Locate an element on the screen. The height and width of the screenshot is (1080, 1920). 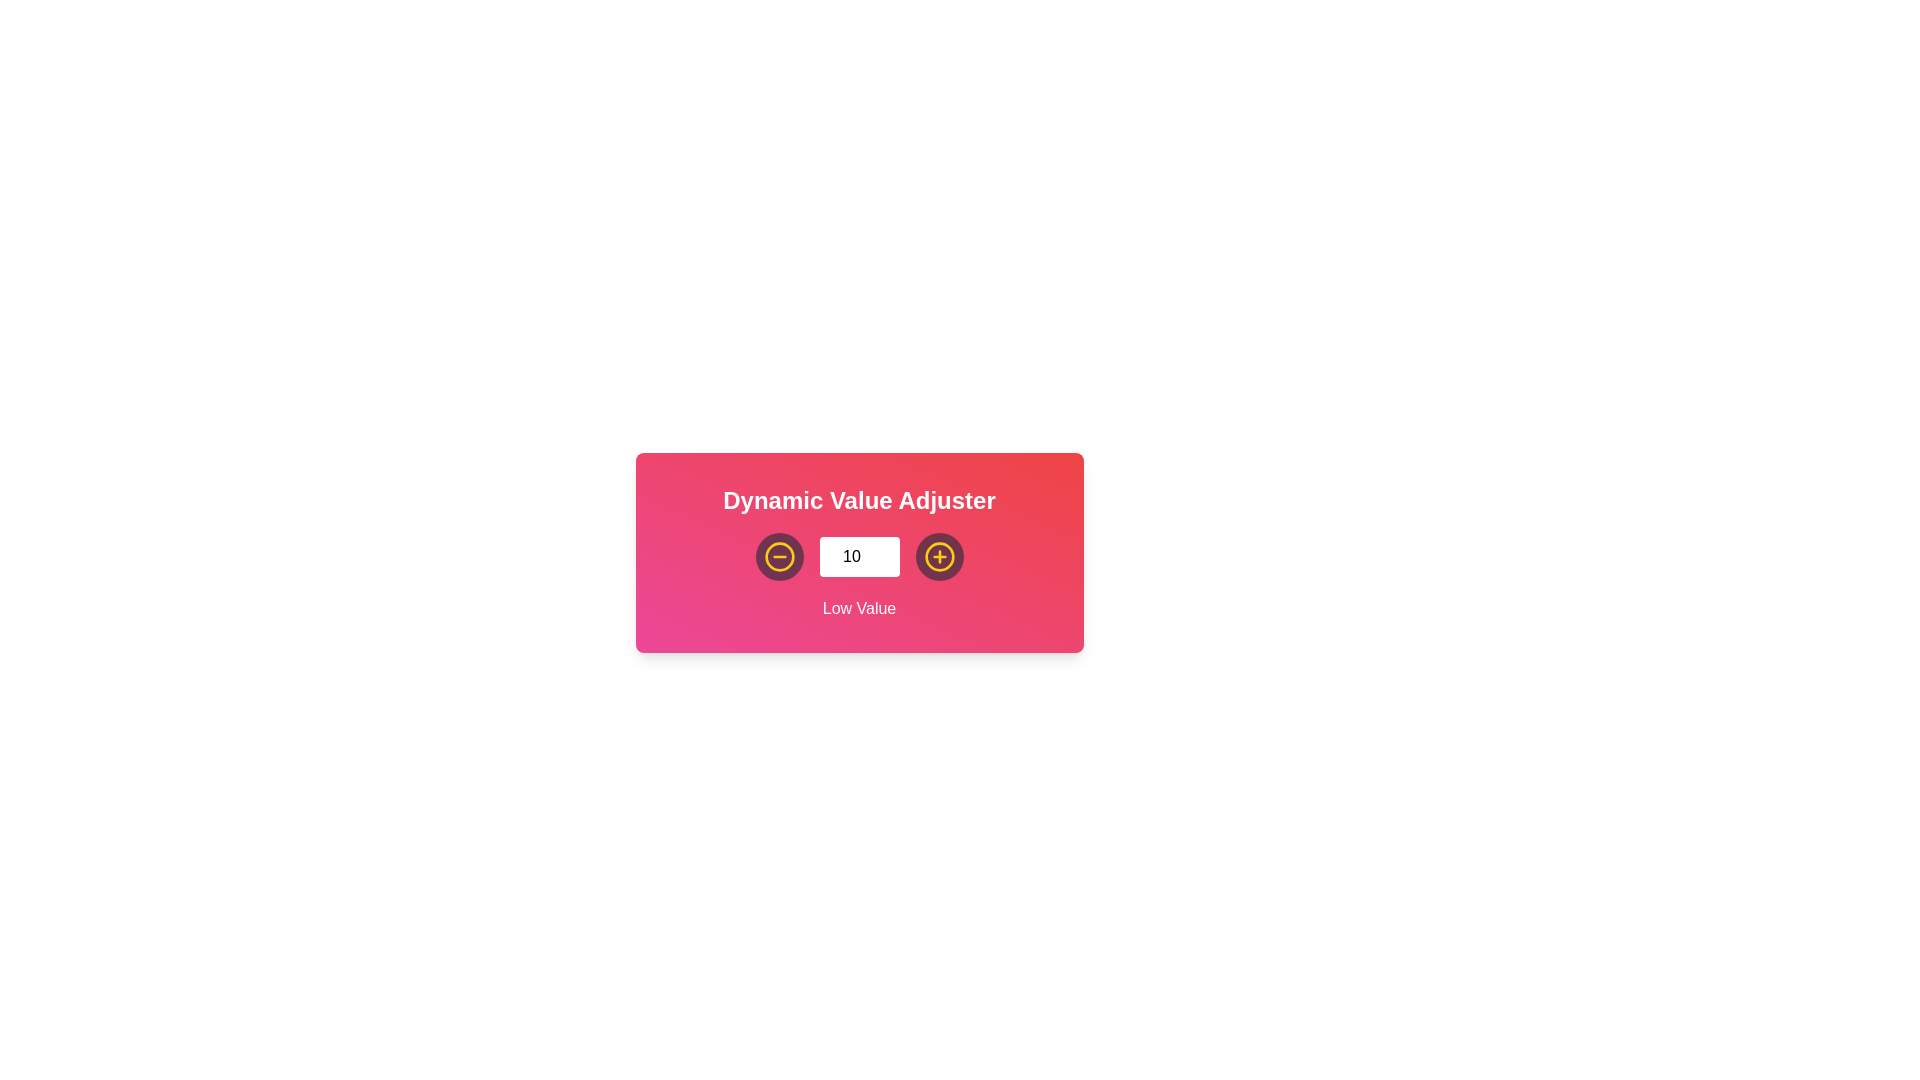
the circular button with a yellow border and a yellow minus symbol at its center to decrease the value is located at coordinates (778, 556).